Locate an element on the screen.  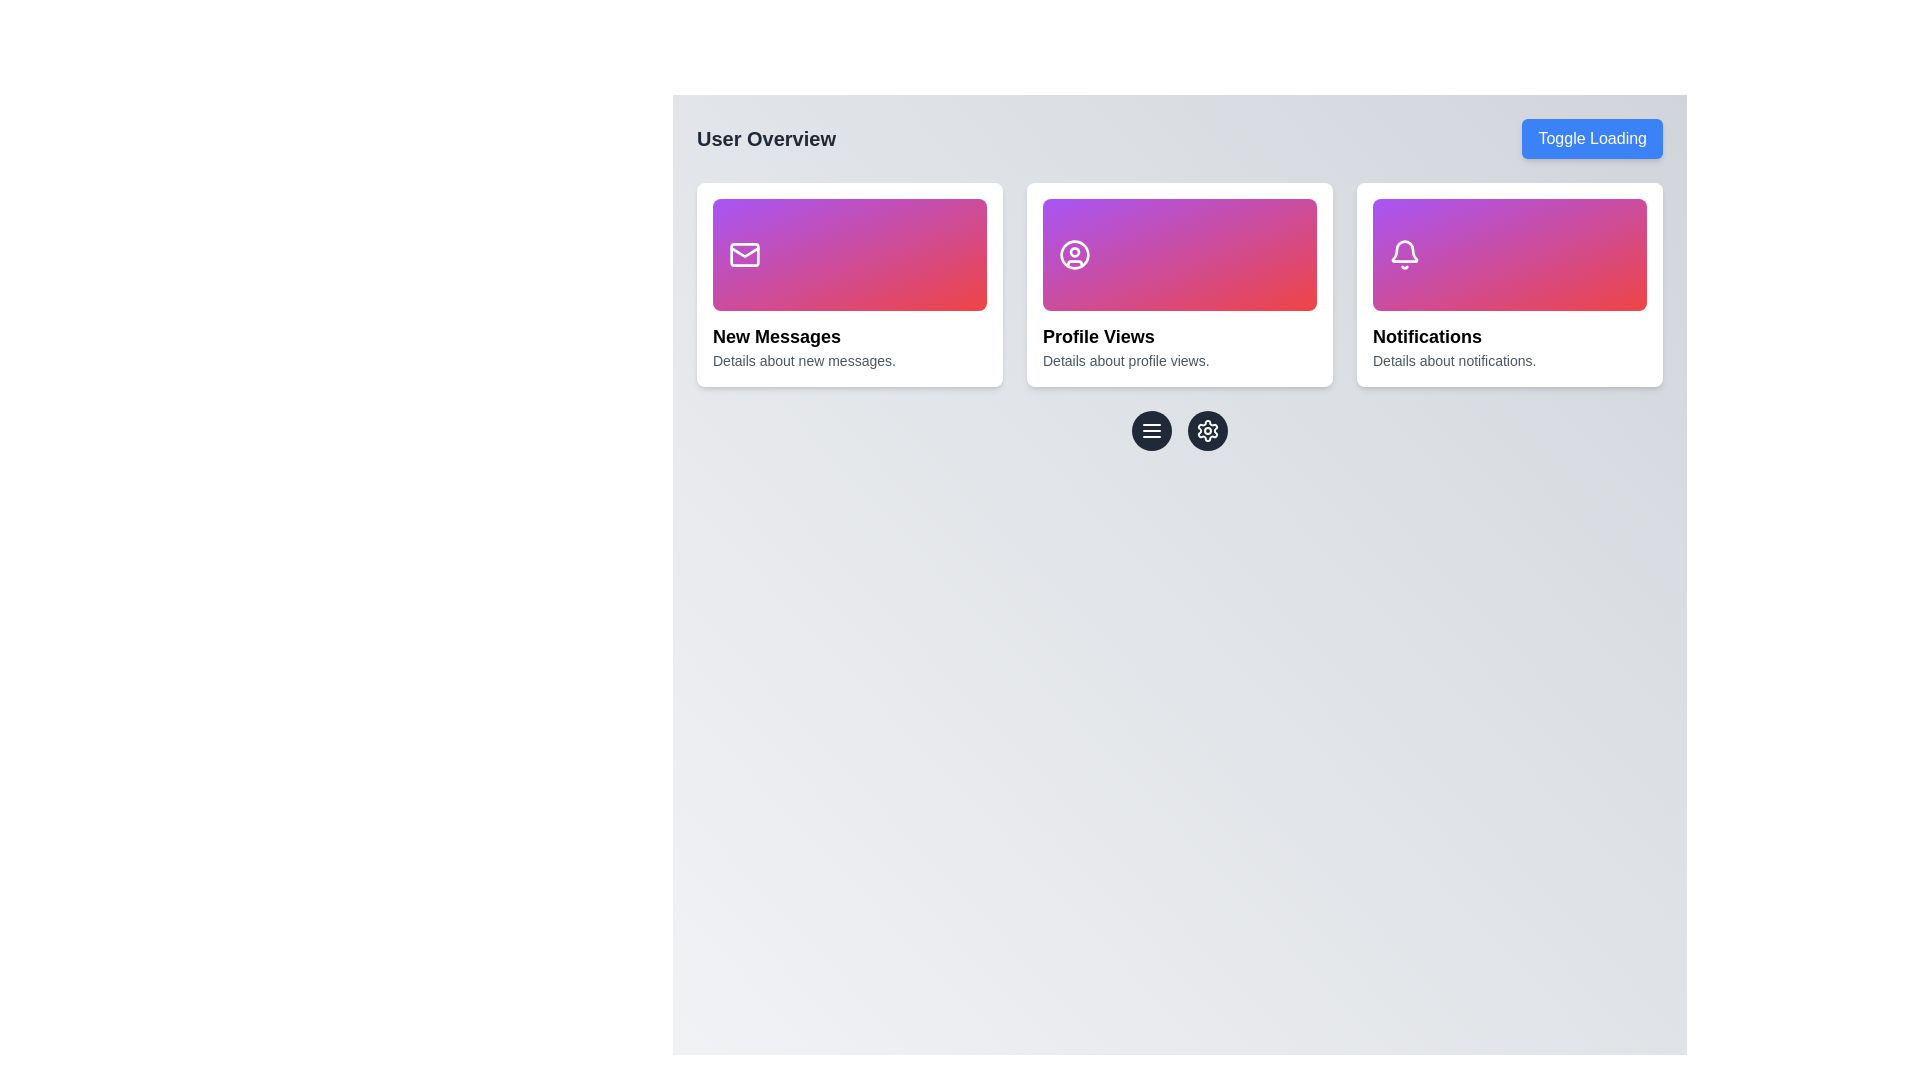
the bell icon located in the upper section of the 'Notifications' card on the right side of the interface is located at coordinates (1404, 250).